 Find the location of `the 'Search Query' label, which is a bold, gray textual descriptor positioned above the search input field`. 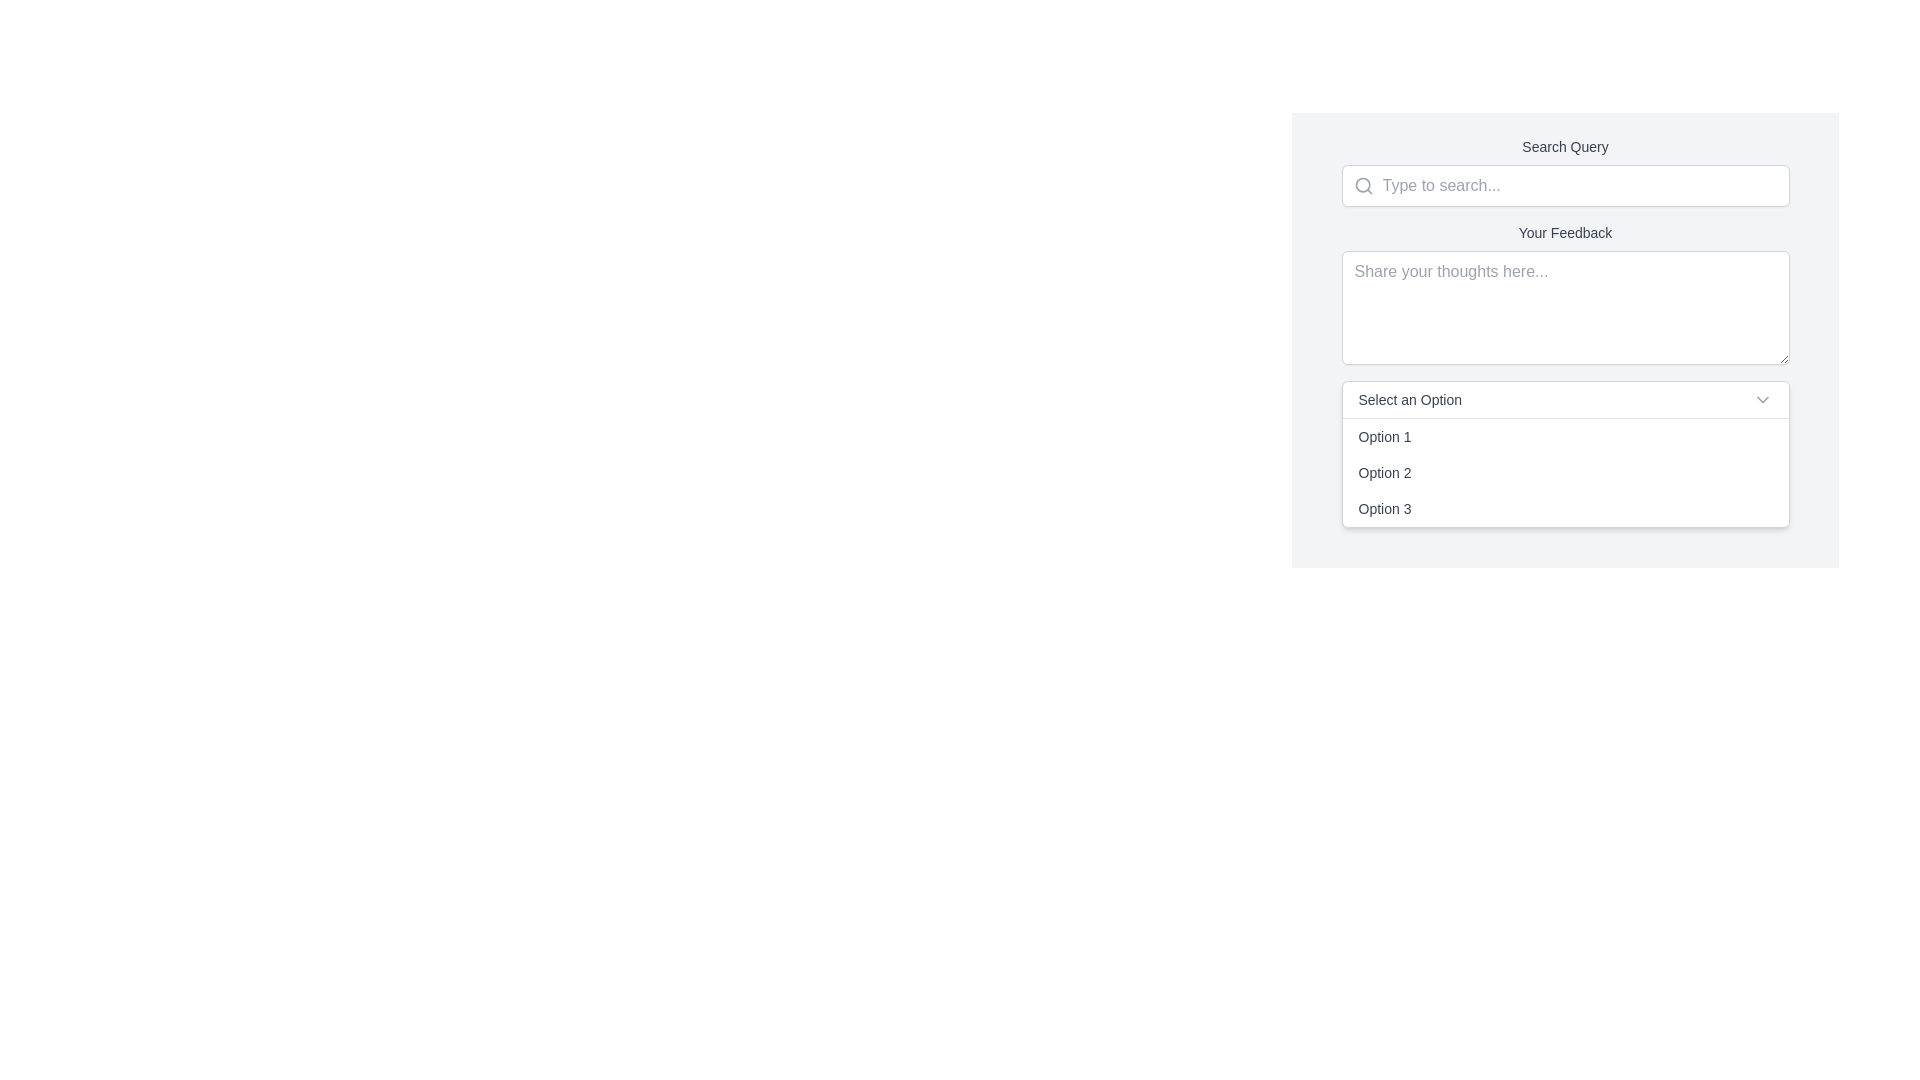

the 'Search Query' label, which is a bold, gray textual descriptor positioned above the search input field is located at coordinates (1564, 145).